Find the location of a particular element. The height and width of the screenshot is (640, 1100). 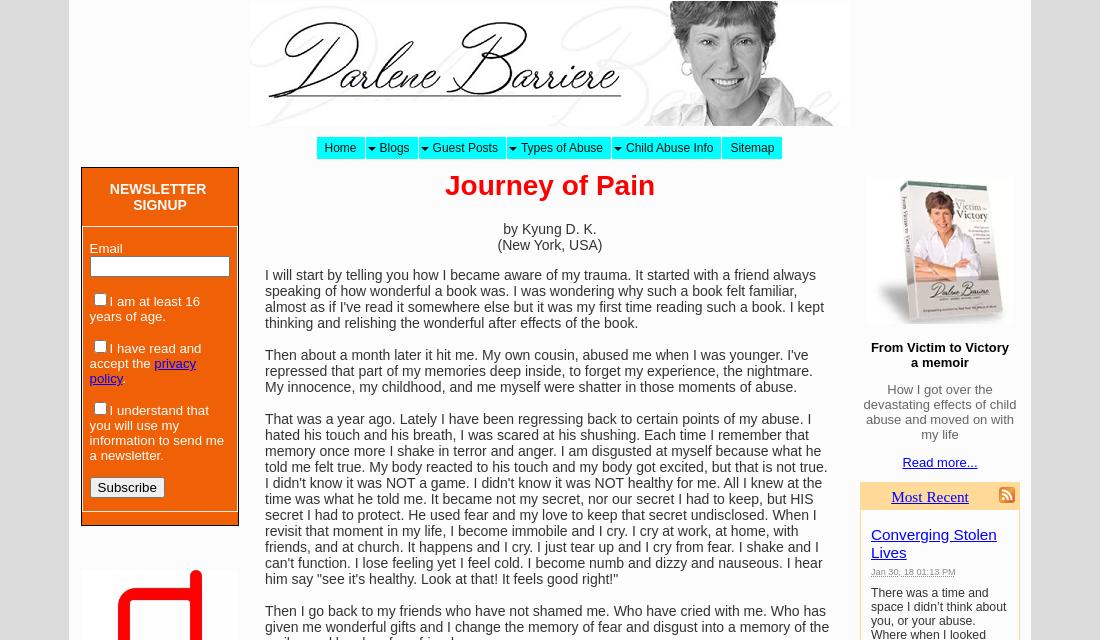

'privacy policy' is located at coordinates (141, 371).